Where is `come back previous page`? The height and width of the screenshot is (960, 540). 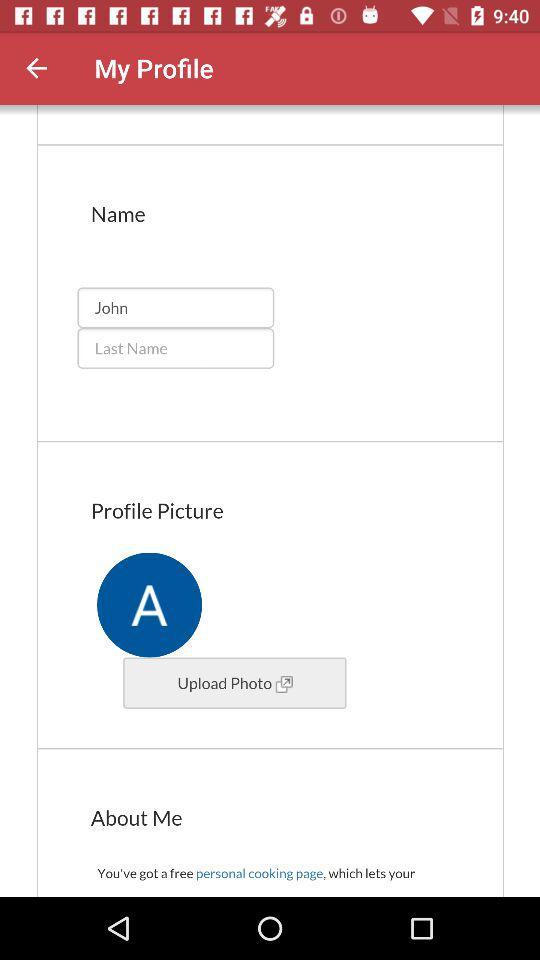 come back previous page is located at coordinates (36, 68).